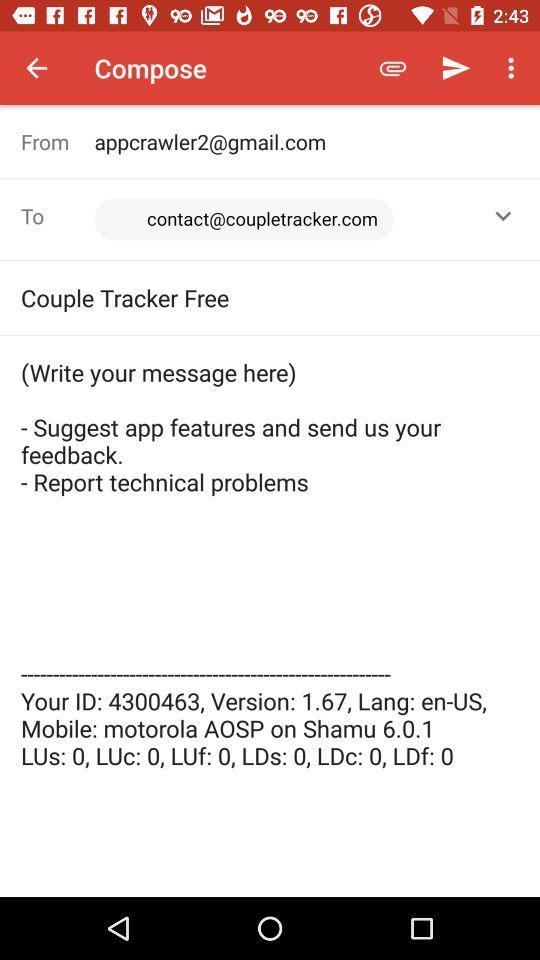 The image size is (540, 960). Describe the element at coordinates (36, 68) in the screenshot. I see `the item to the left of the compose icon` at that location.